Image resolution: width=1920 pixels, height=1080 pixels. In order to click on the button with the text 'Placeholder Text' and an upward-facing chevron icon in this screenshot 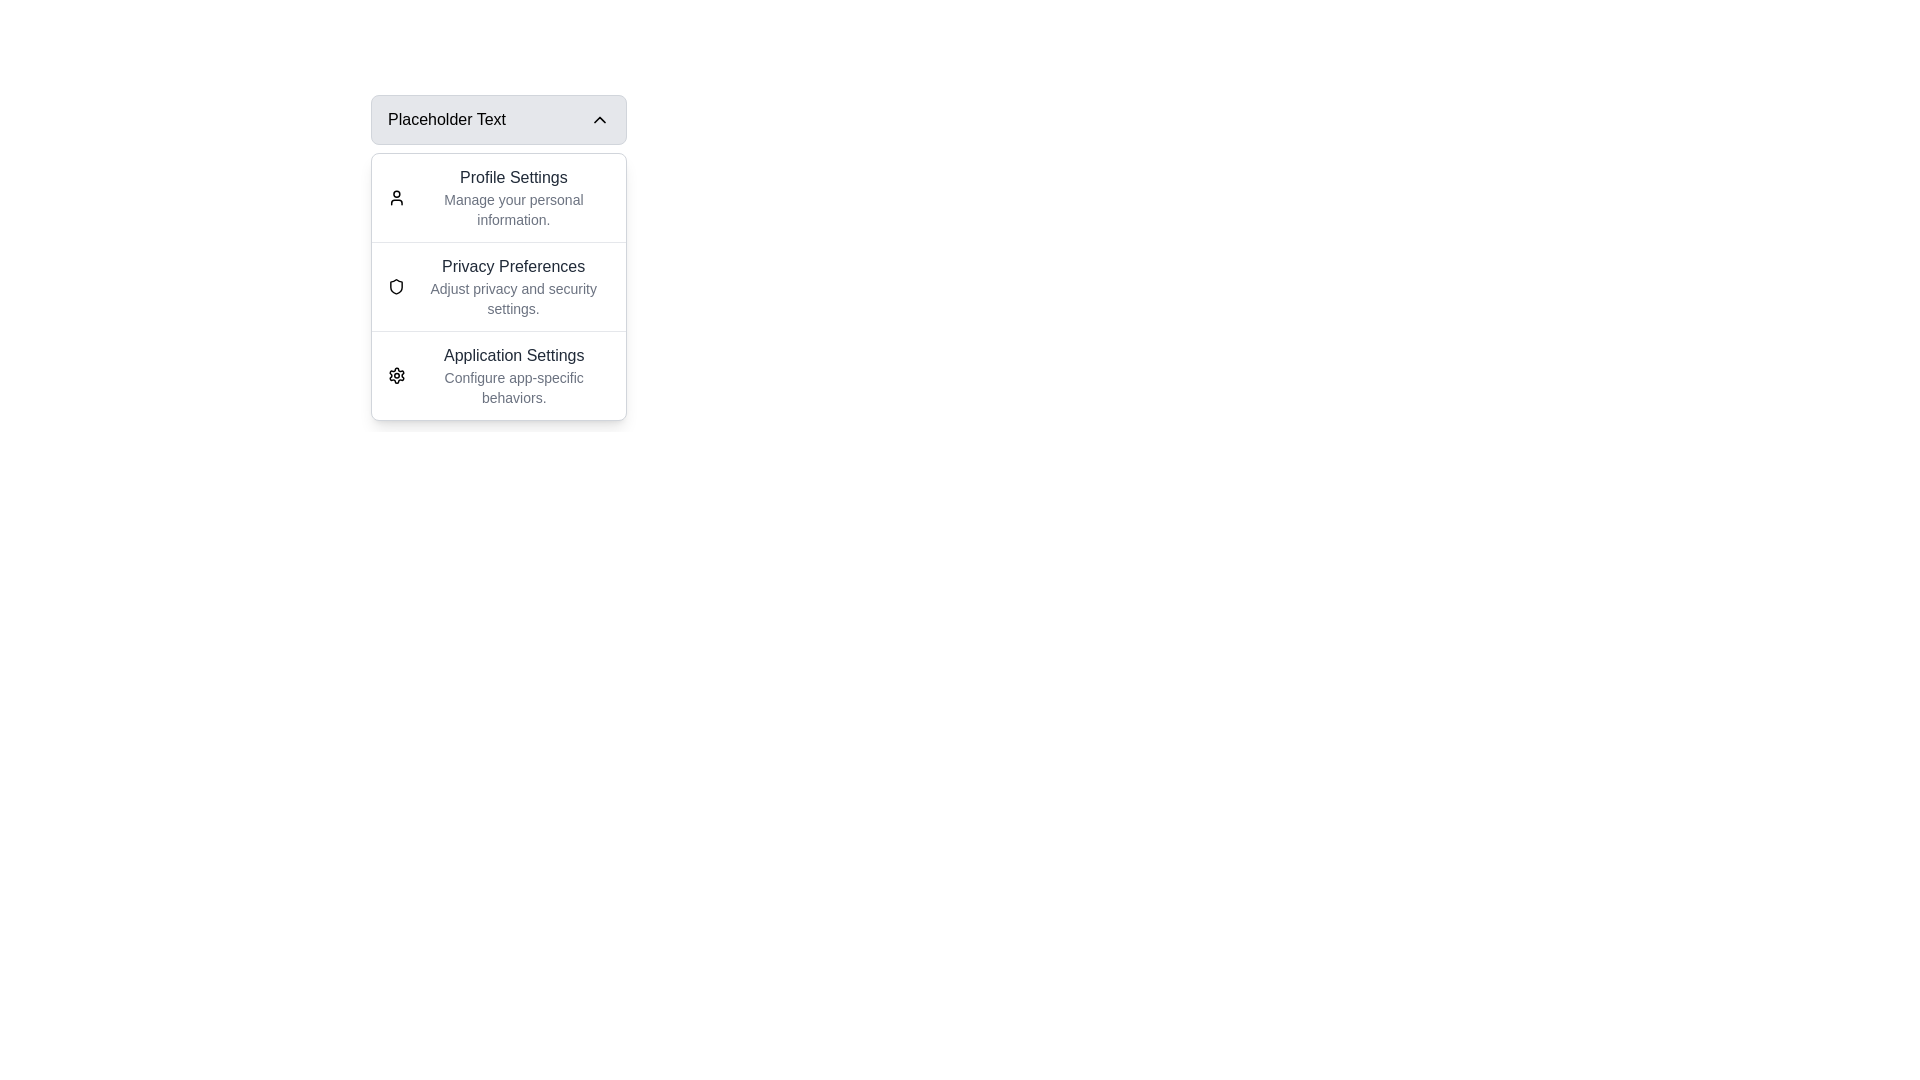, I will do `click(499, 119)`.